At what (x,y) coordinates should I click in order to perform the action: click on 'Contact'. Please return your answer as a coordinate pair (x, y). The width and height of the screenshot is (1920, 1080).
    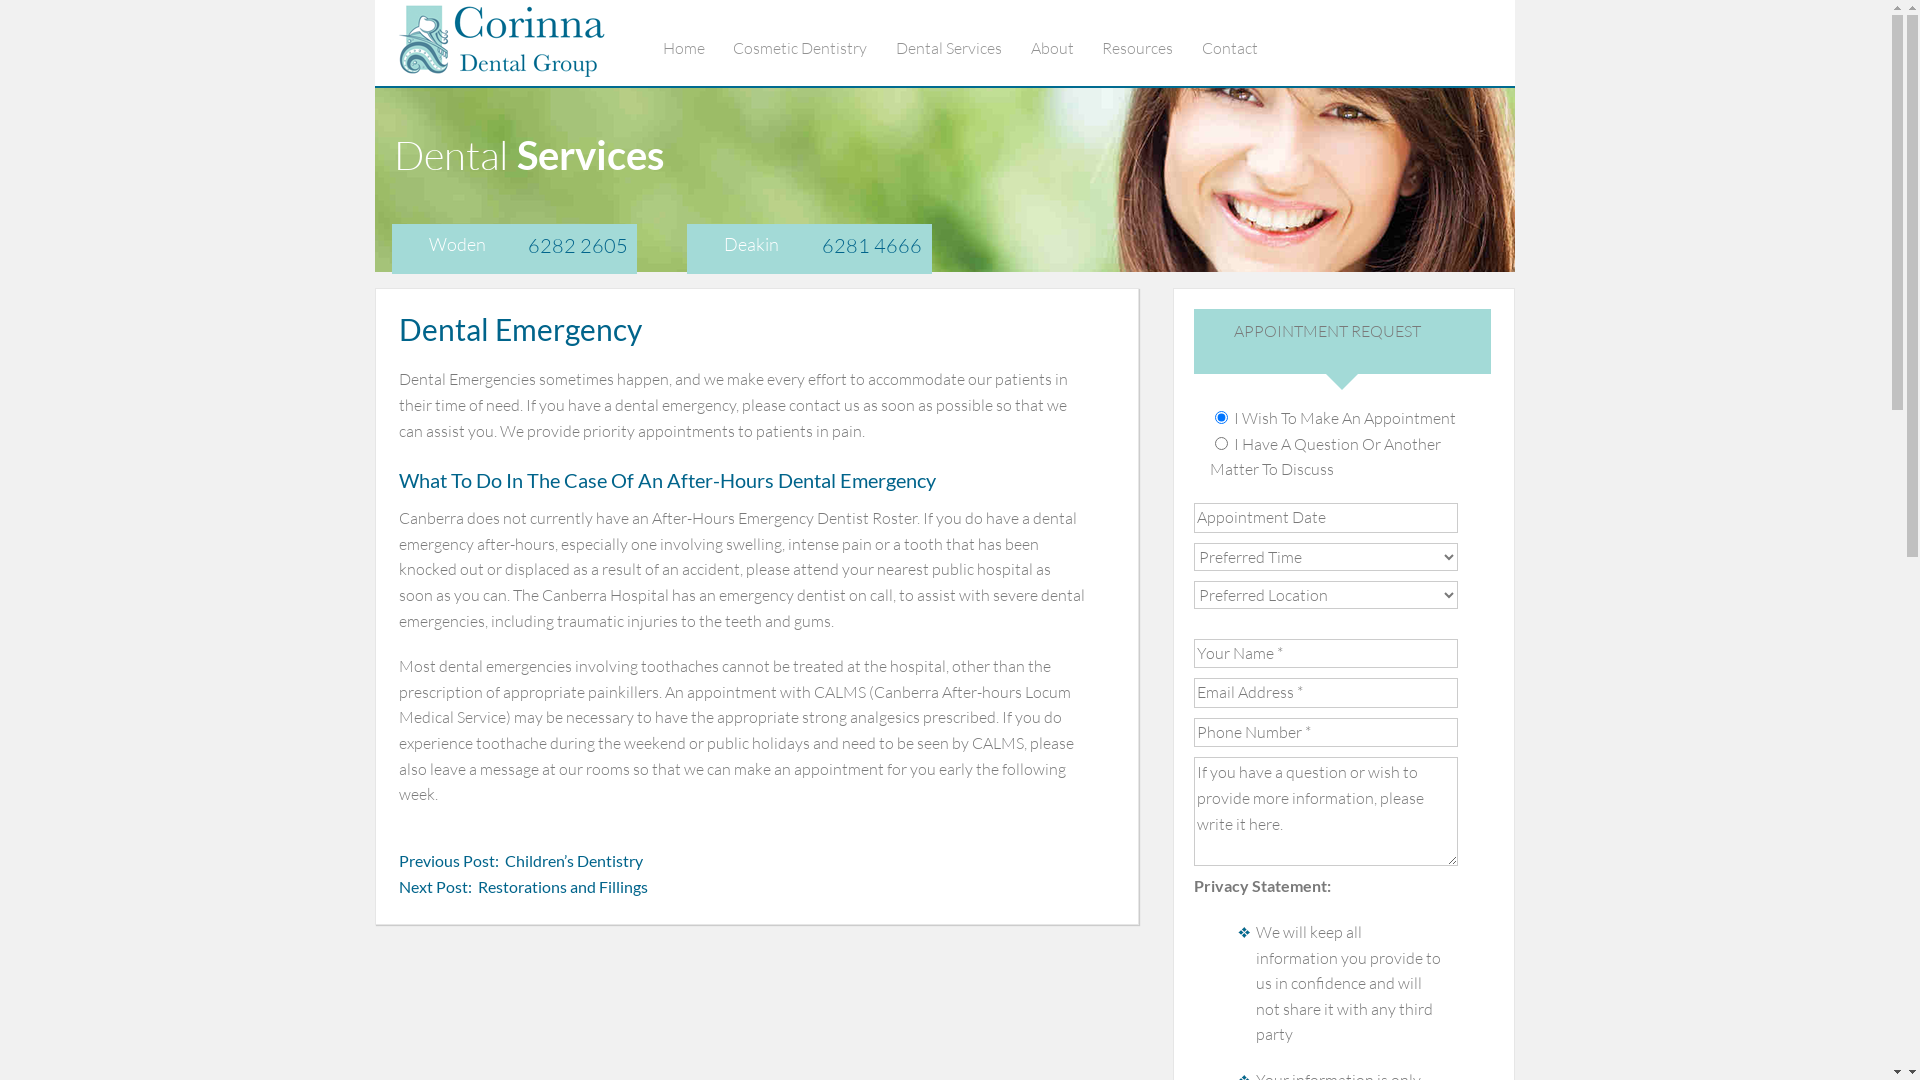
    Looking at the image, I should click on (1242, 46).